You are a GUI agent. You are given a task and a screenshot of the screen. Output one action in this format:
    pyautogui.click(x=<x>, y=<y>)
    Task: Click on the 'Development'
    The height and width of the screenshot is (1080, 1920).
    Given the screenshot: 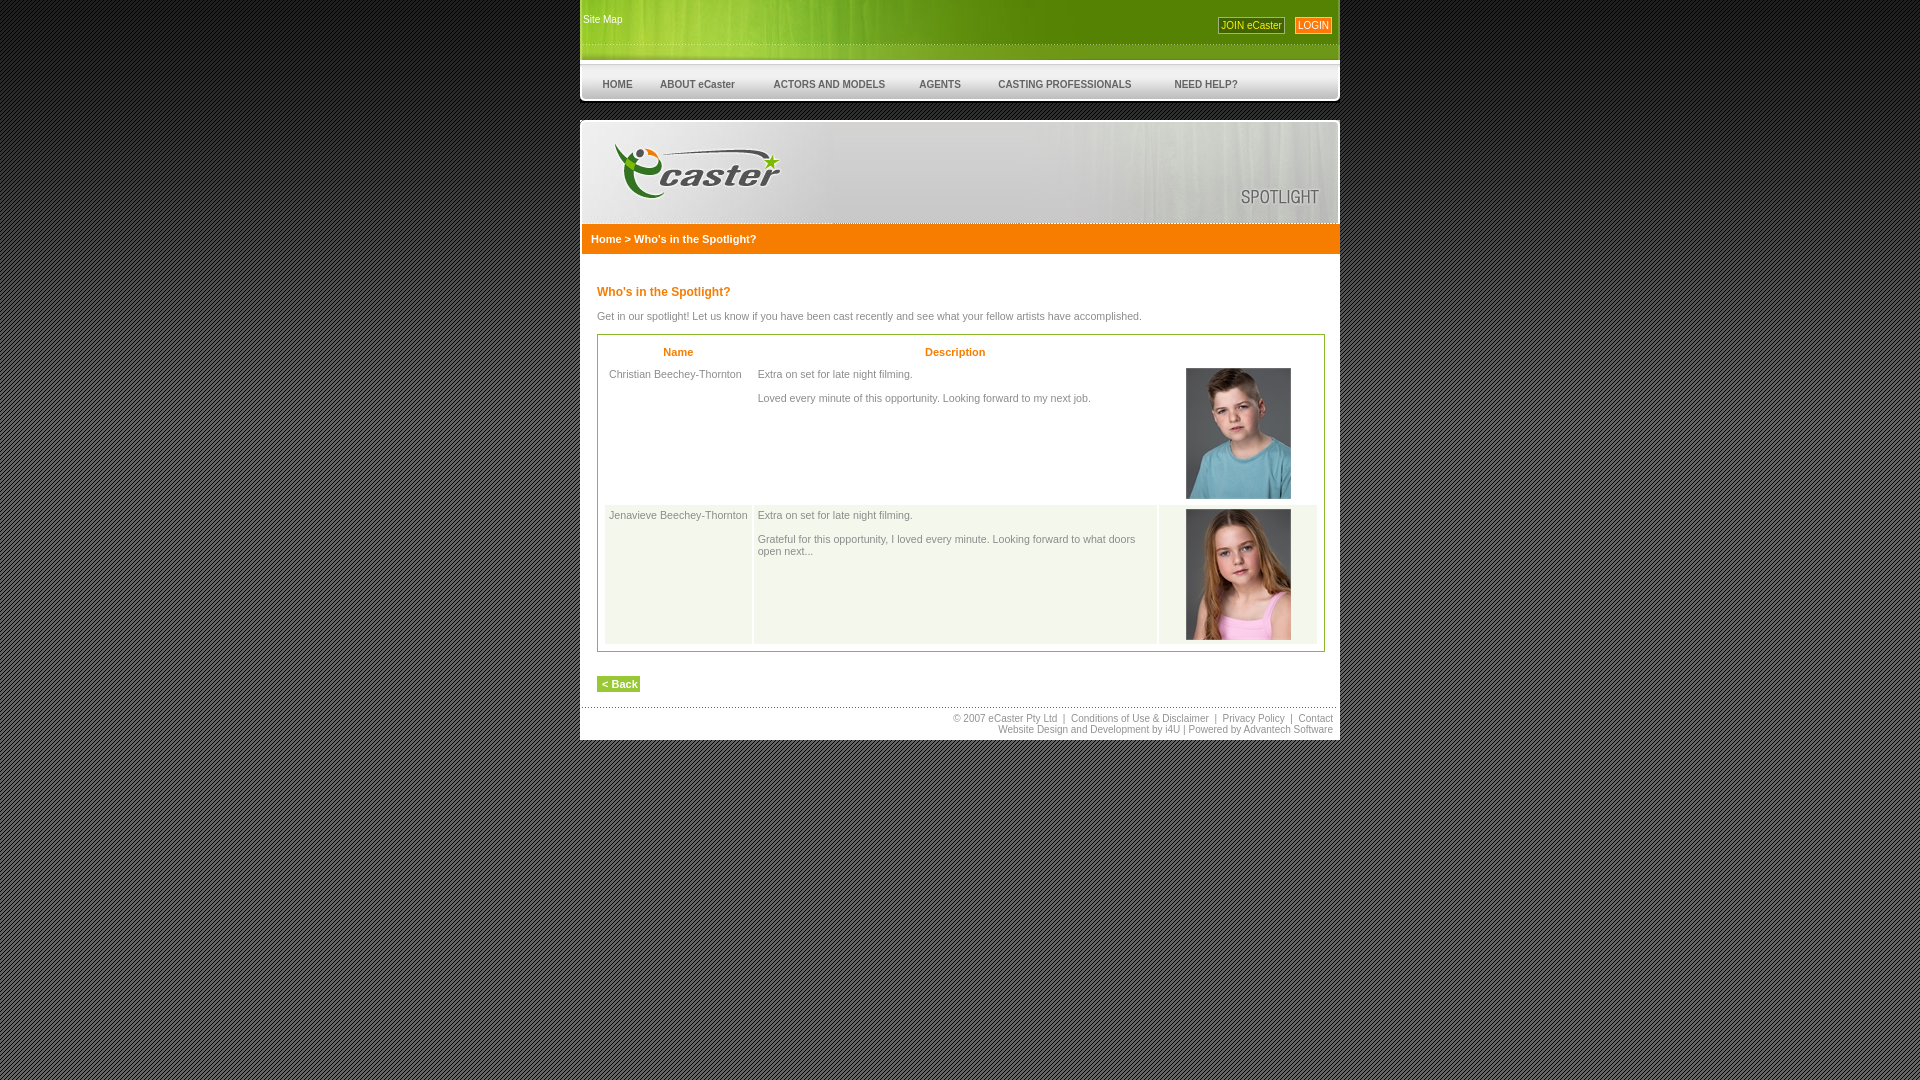 What is the action you would take?
    pyautogui.click(x=1118, y=729)
    